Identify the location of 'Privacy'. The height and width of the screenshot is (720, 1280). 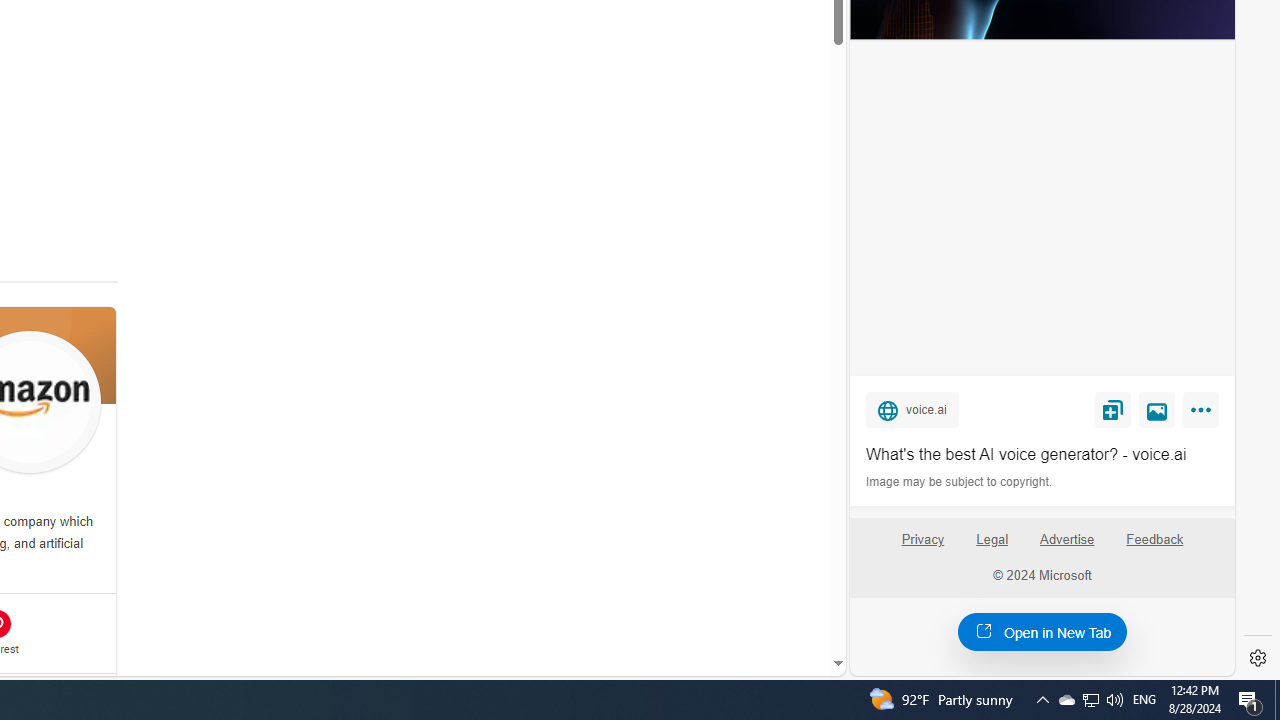
(921, 547).